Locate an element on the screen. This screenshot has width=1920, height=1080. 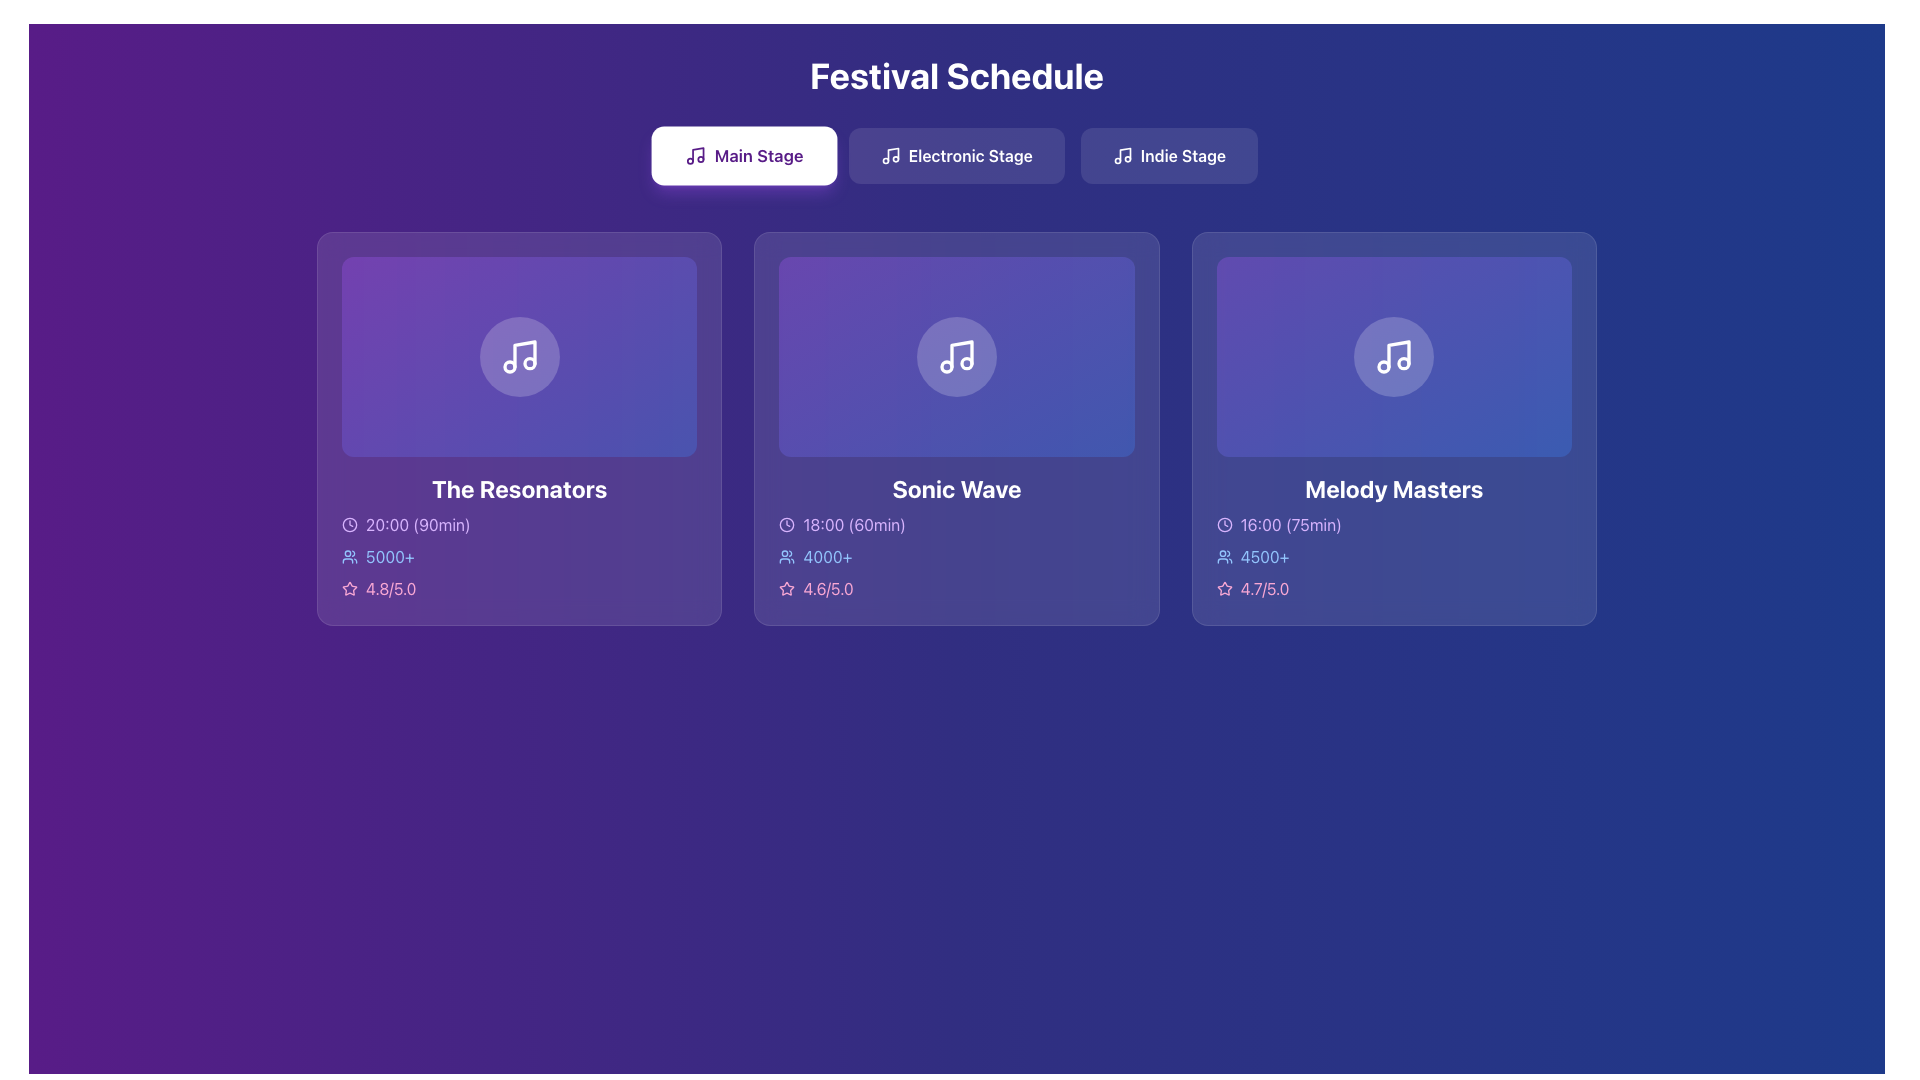
the Text label that indicates the number of attendees for the 'Sonic Wave' event, located beneath the card title and to the right in the data row is located at coordinates (827, 556).